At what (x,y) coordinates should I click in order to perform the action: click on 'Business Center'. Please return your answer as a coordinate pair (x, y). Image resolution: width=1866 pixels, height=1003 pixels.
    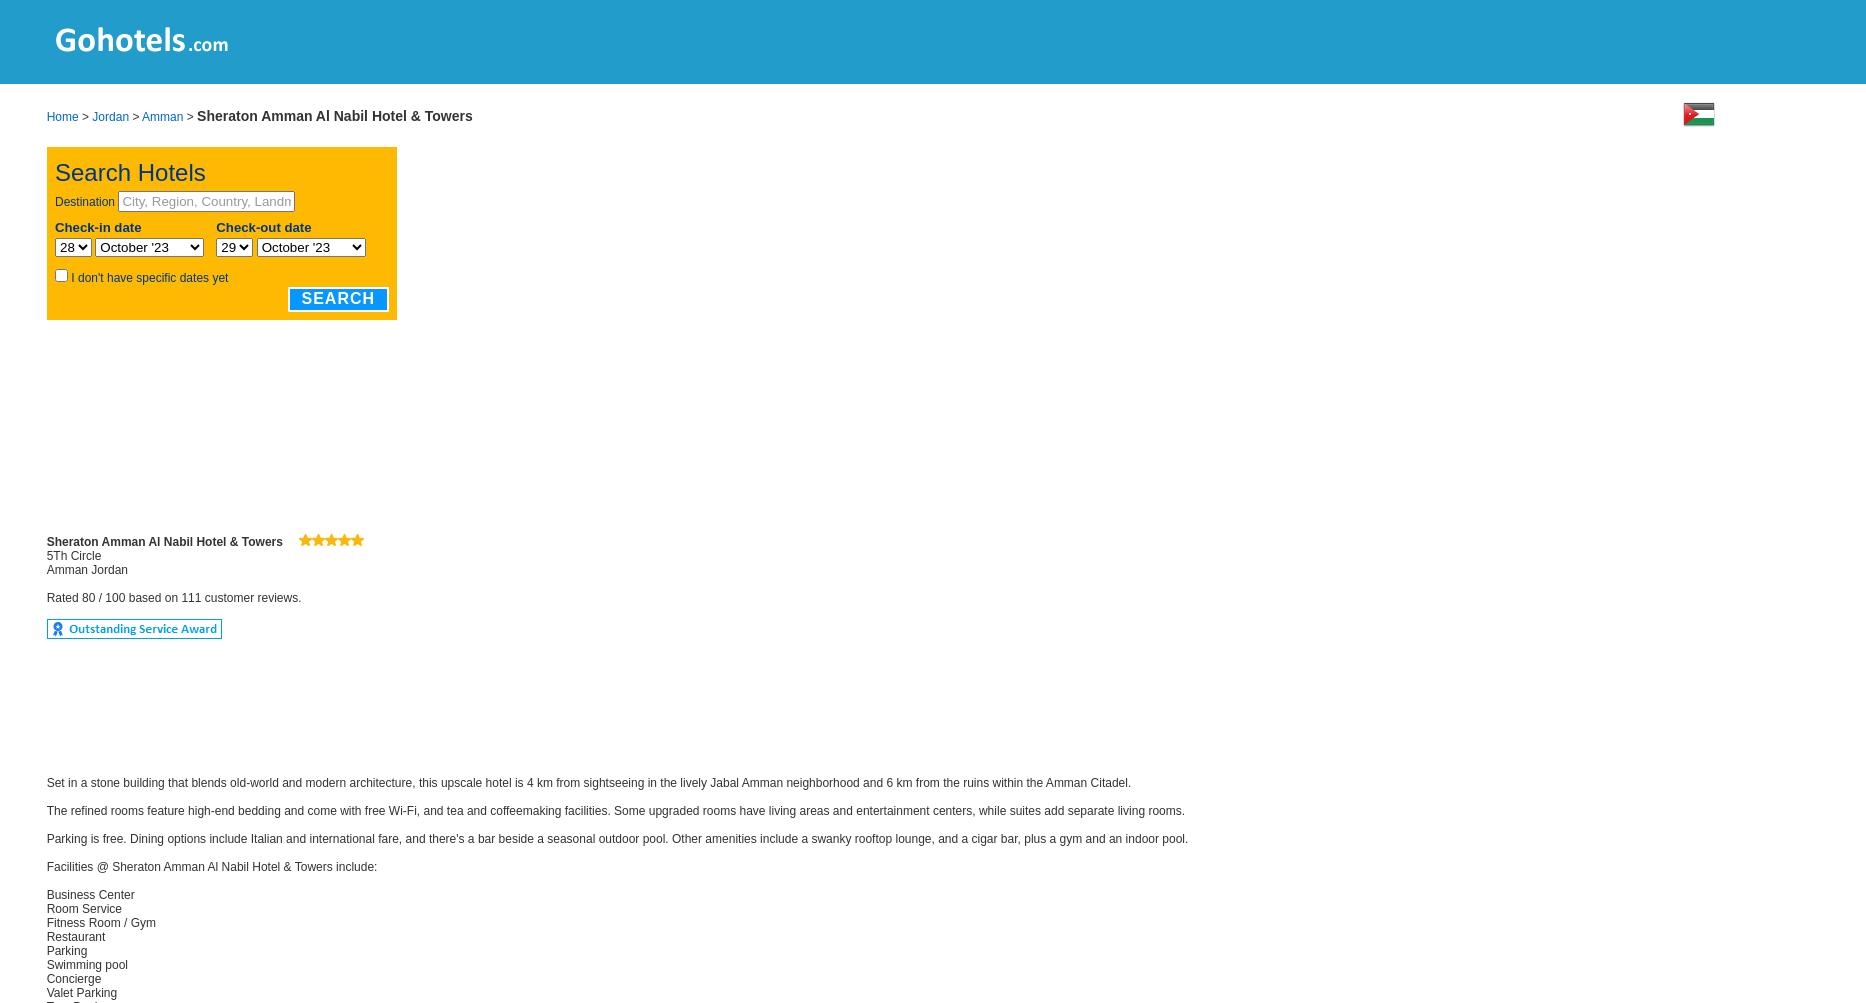
    Looking at the image, I should click on (89, 894).